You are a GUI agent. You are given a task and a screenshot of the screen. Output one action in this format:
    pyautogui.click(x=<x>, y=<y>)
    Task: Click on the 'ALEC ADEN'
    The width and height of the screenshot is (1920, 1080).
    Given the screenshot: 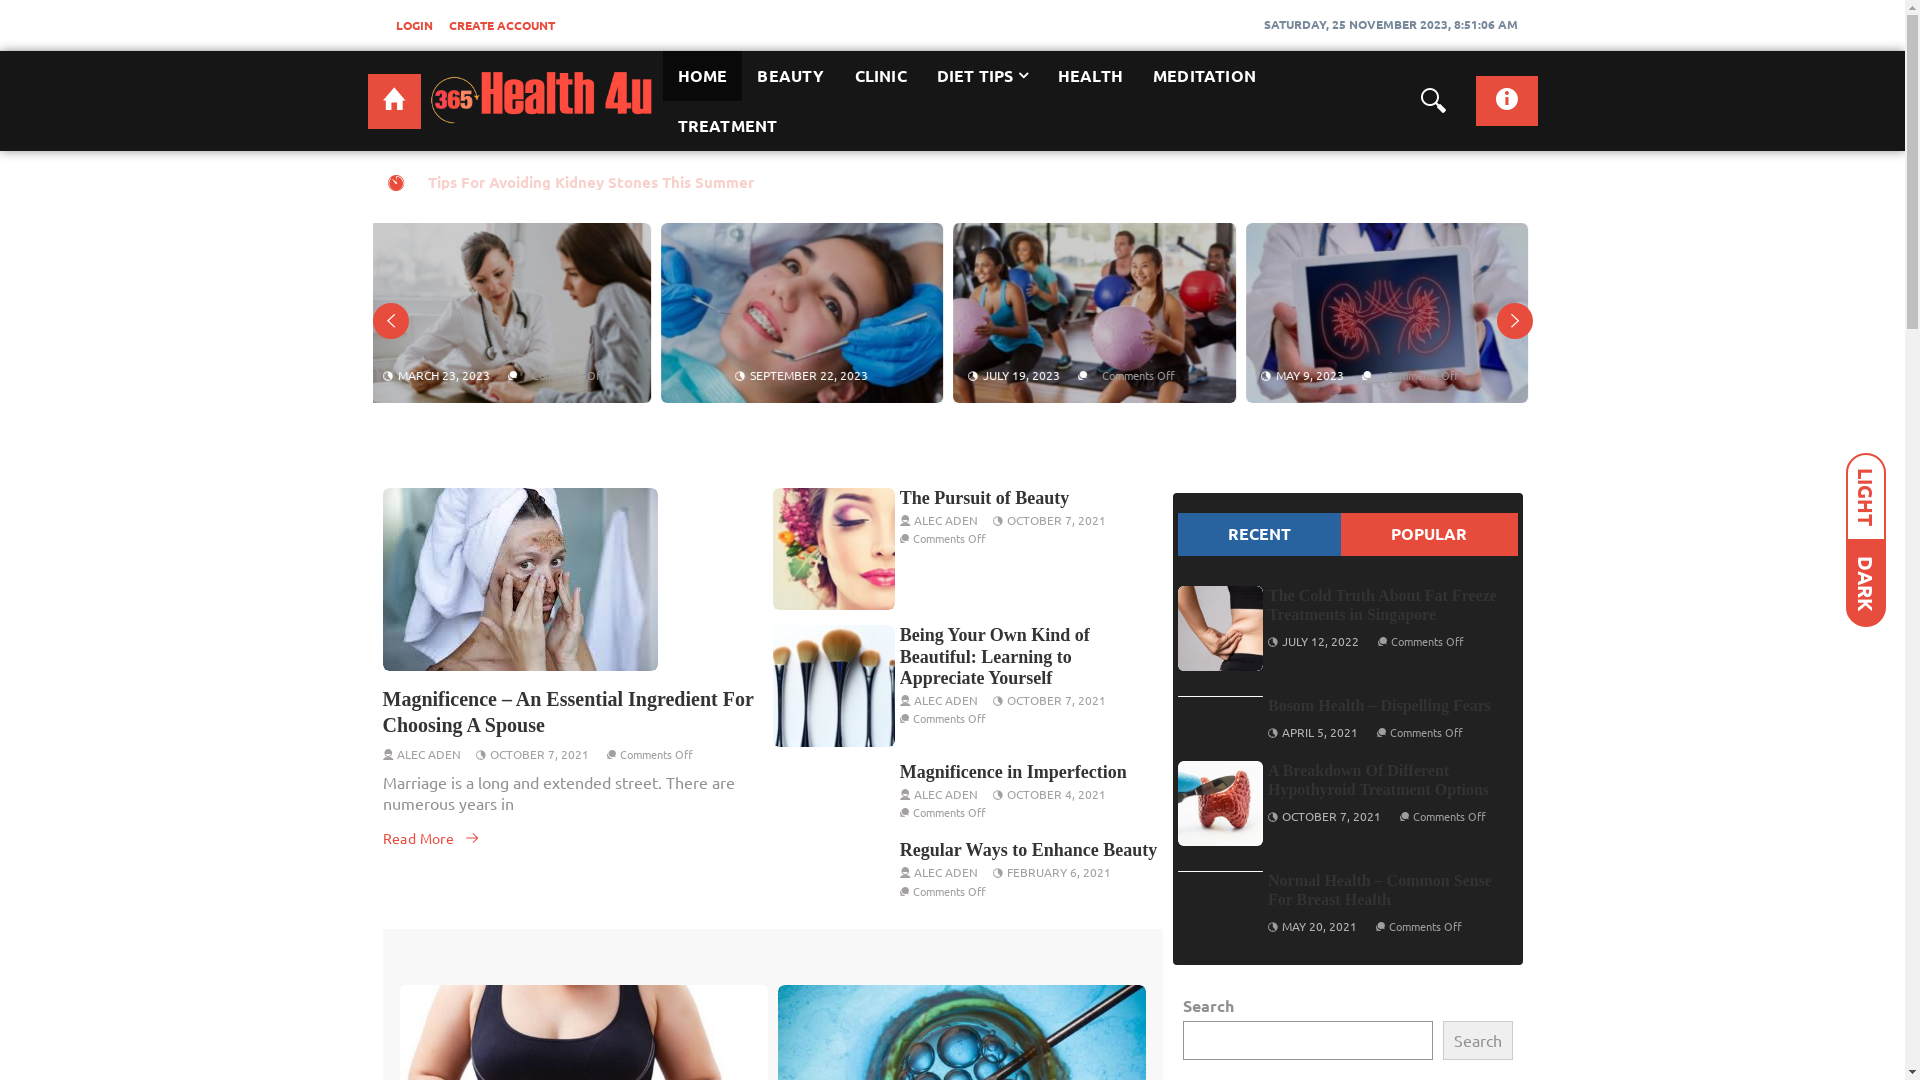 What is the action you would take?
    pyautogui.click(x=944, y=519)
    